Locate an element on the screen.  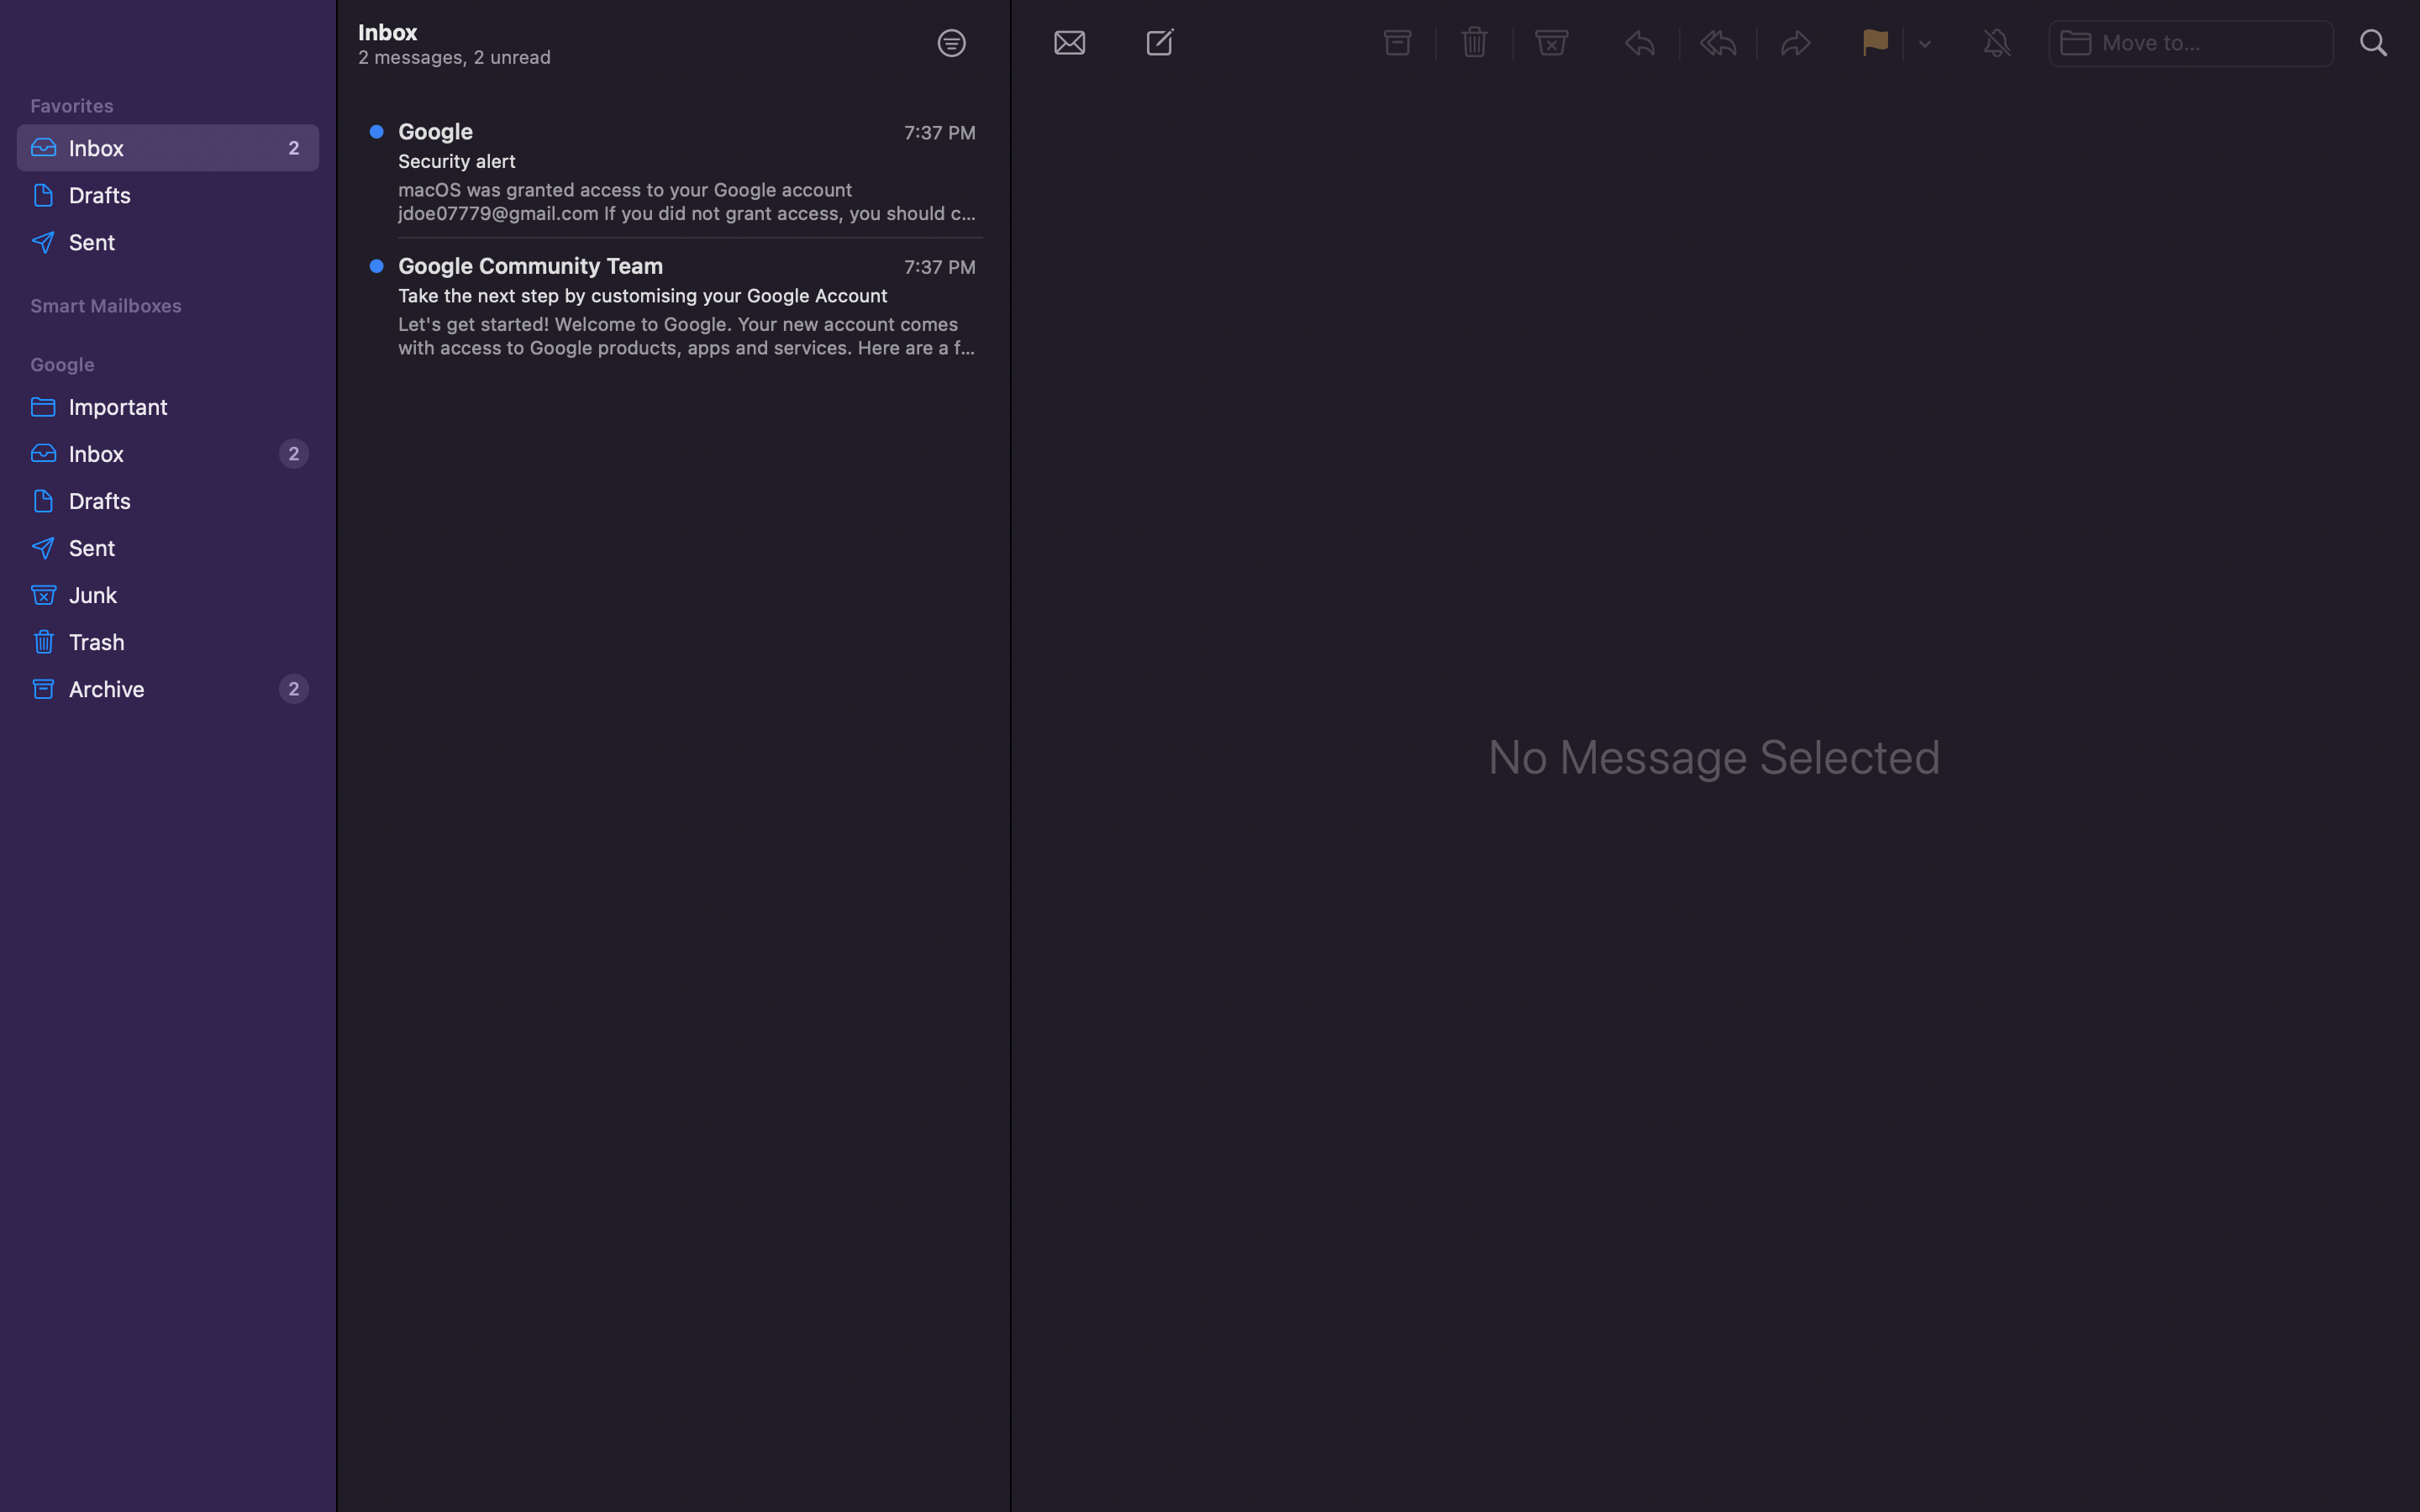
Change the flag color is located at coordinates (1923, 44).